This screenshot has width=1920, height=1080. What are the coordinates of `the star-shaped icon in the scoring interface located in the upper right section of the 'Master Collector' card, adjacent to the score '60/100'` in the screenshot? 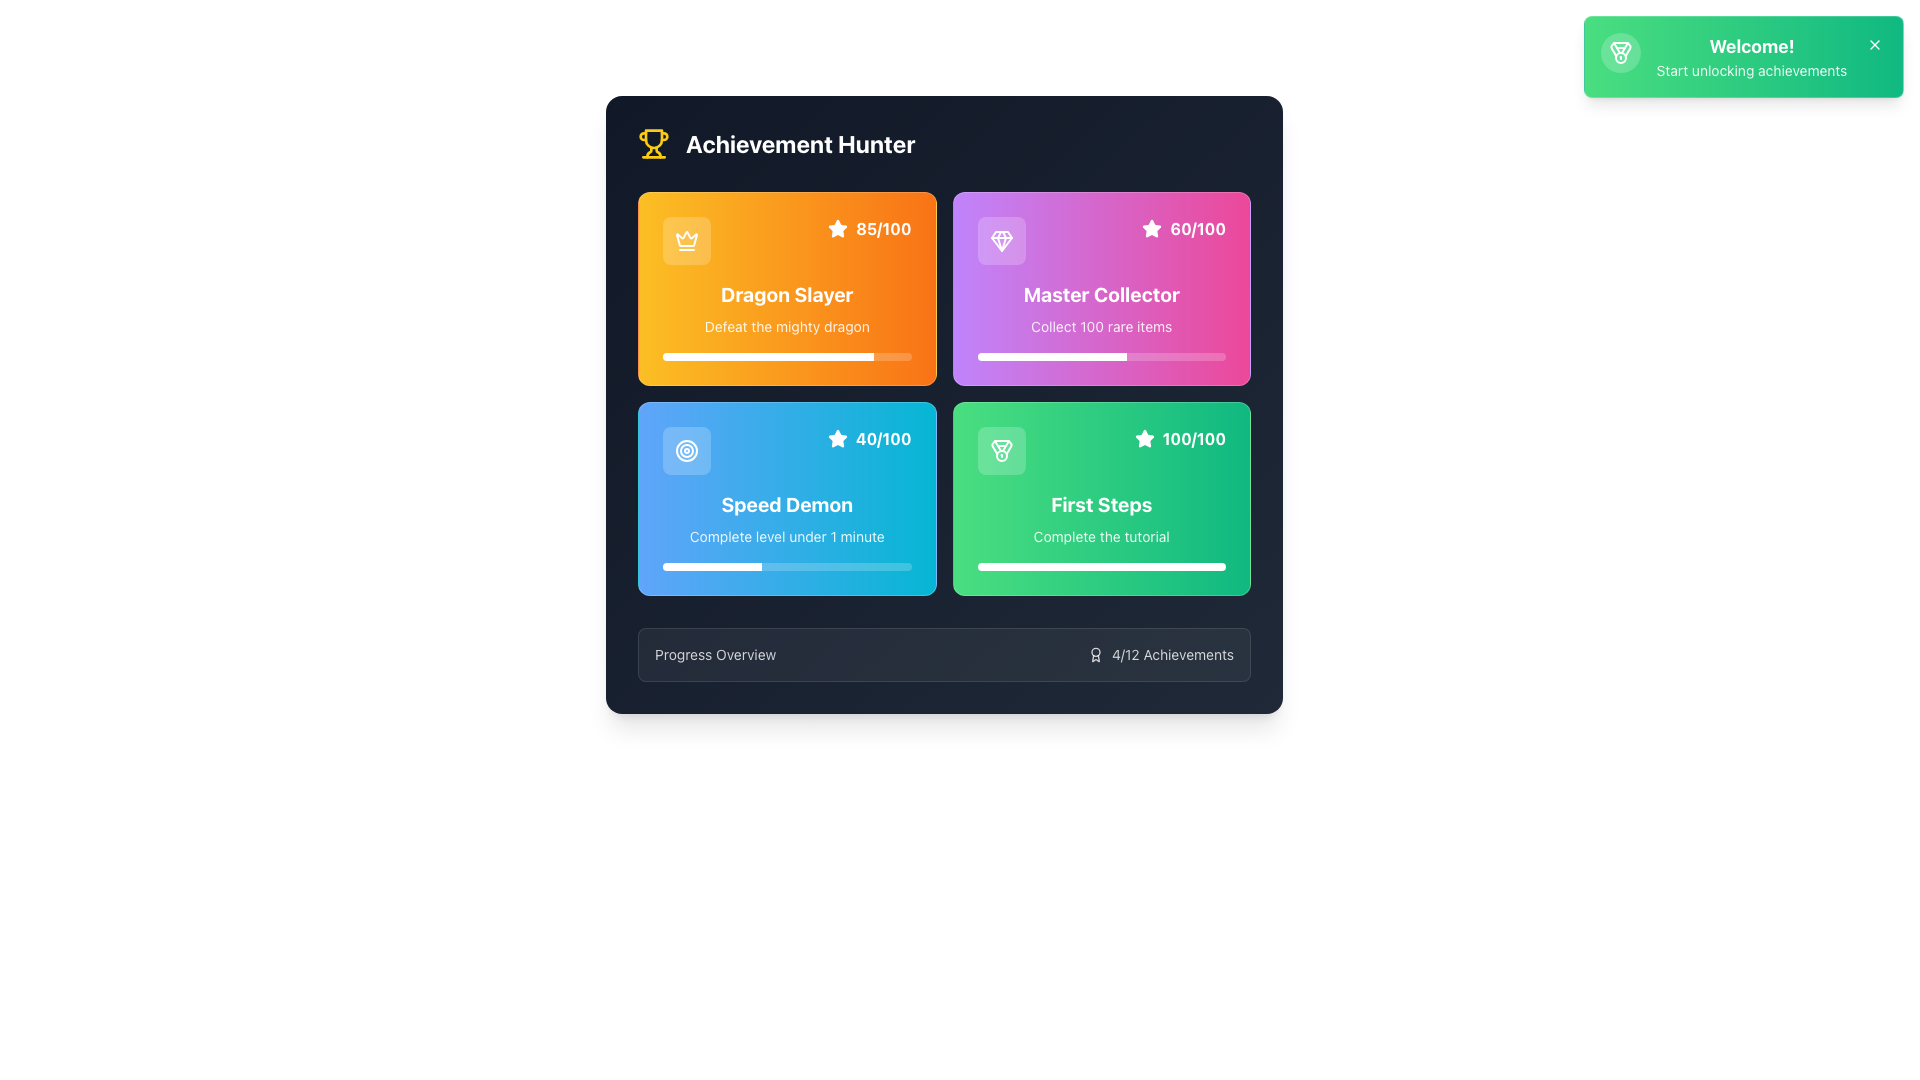 It's located at (1152, 227).